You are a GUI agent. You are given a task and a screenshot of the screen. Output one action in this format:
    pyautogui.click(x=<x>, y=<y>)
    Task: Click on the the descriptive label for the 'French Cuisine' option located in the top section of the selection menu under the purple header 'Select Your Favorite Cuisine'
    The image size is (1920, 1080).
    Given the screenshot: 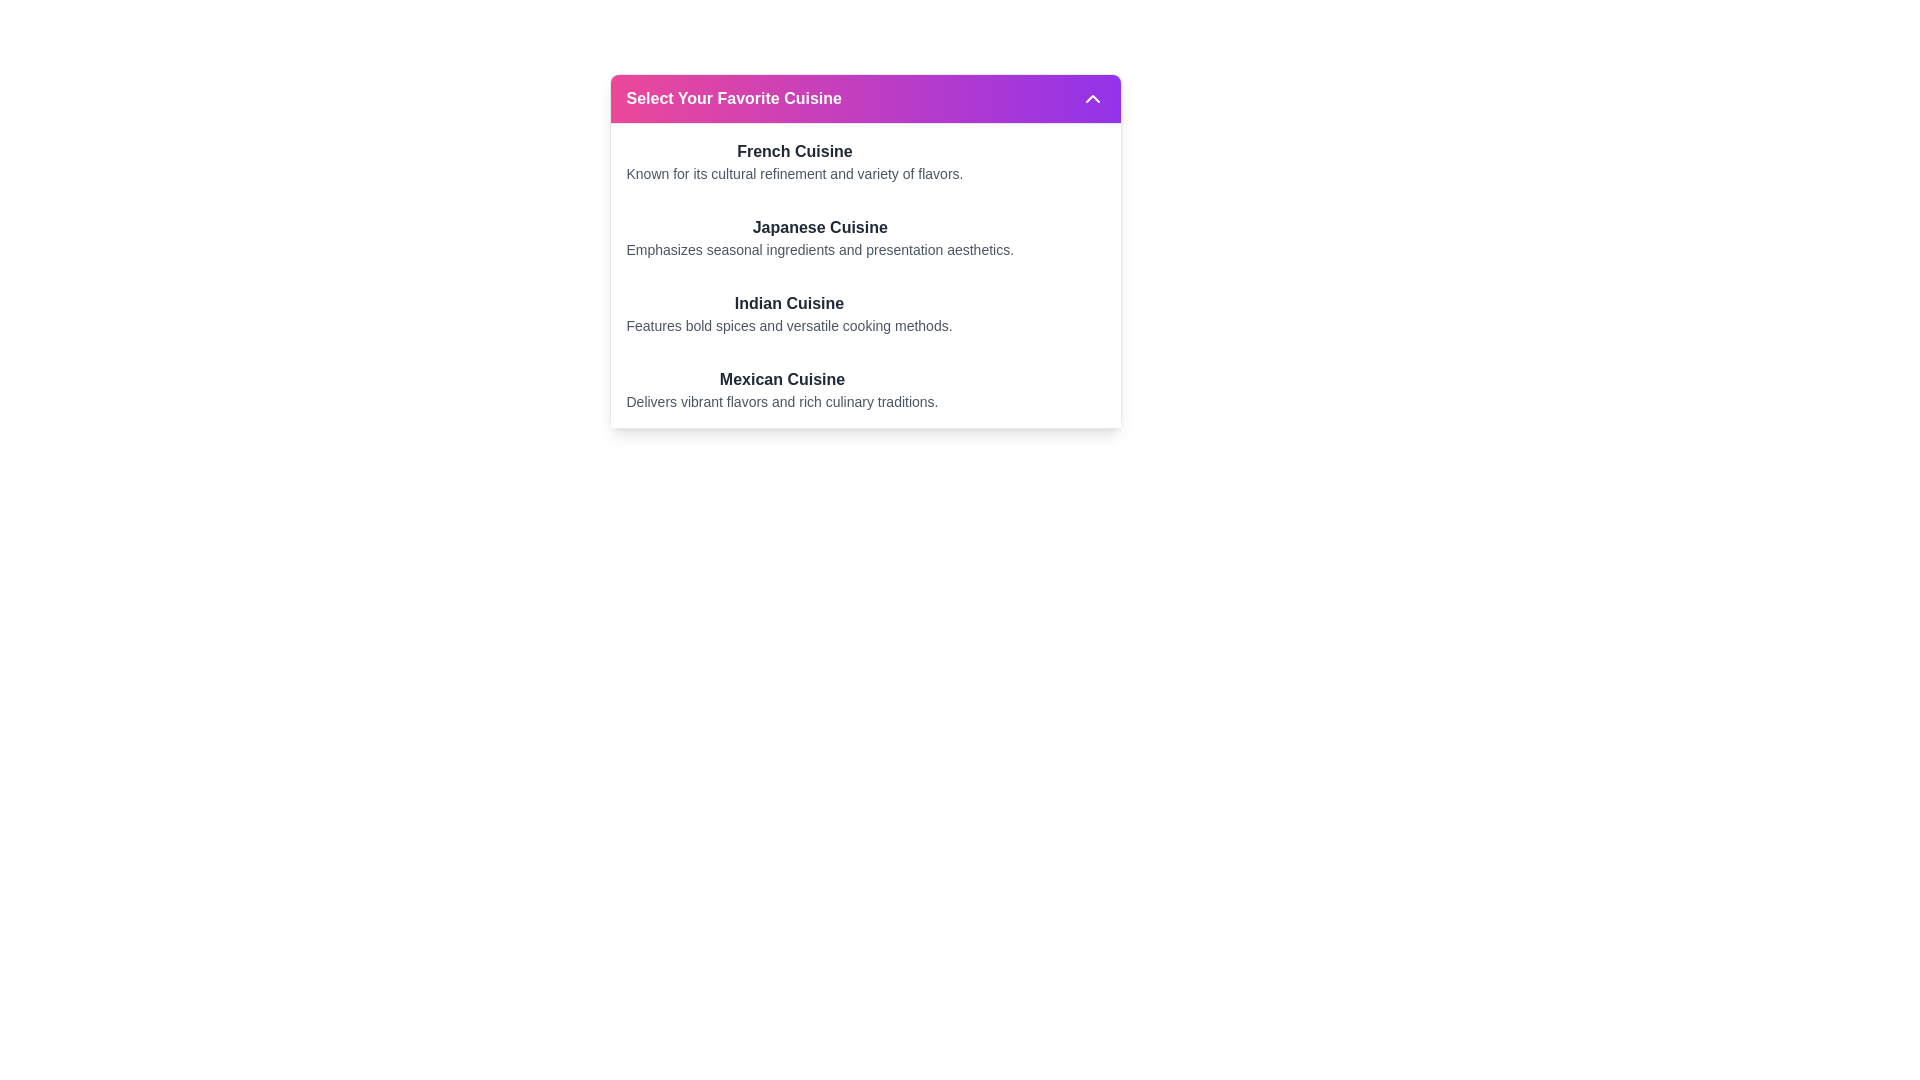 What is the action you would take?
    pyautogui.click(x=793, y=161)
    